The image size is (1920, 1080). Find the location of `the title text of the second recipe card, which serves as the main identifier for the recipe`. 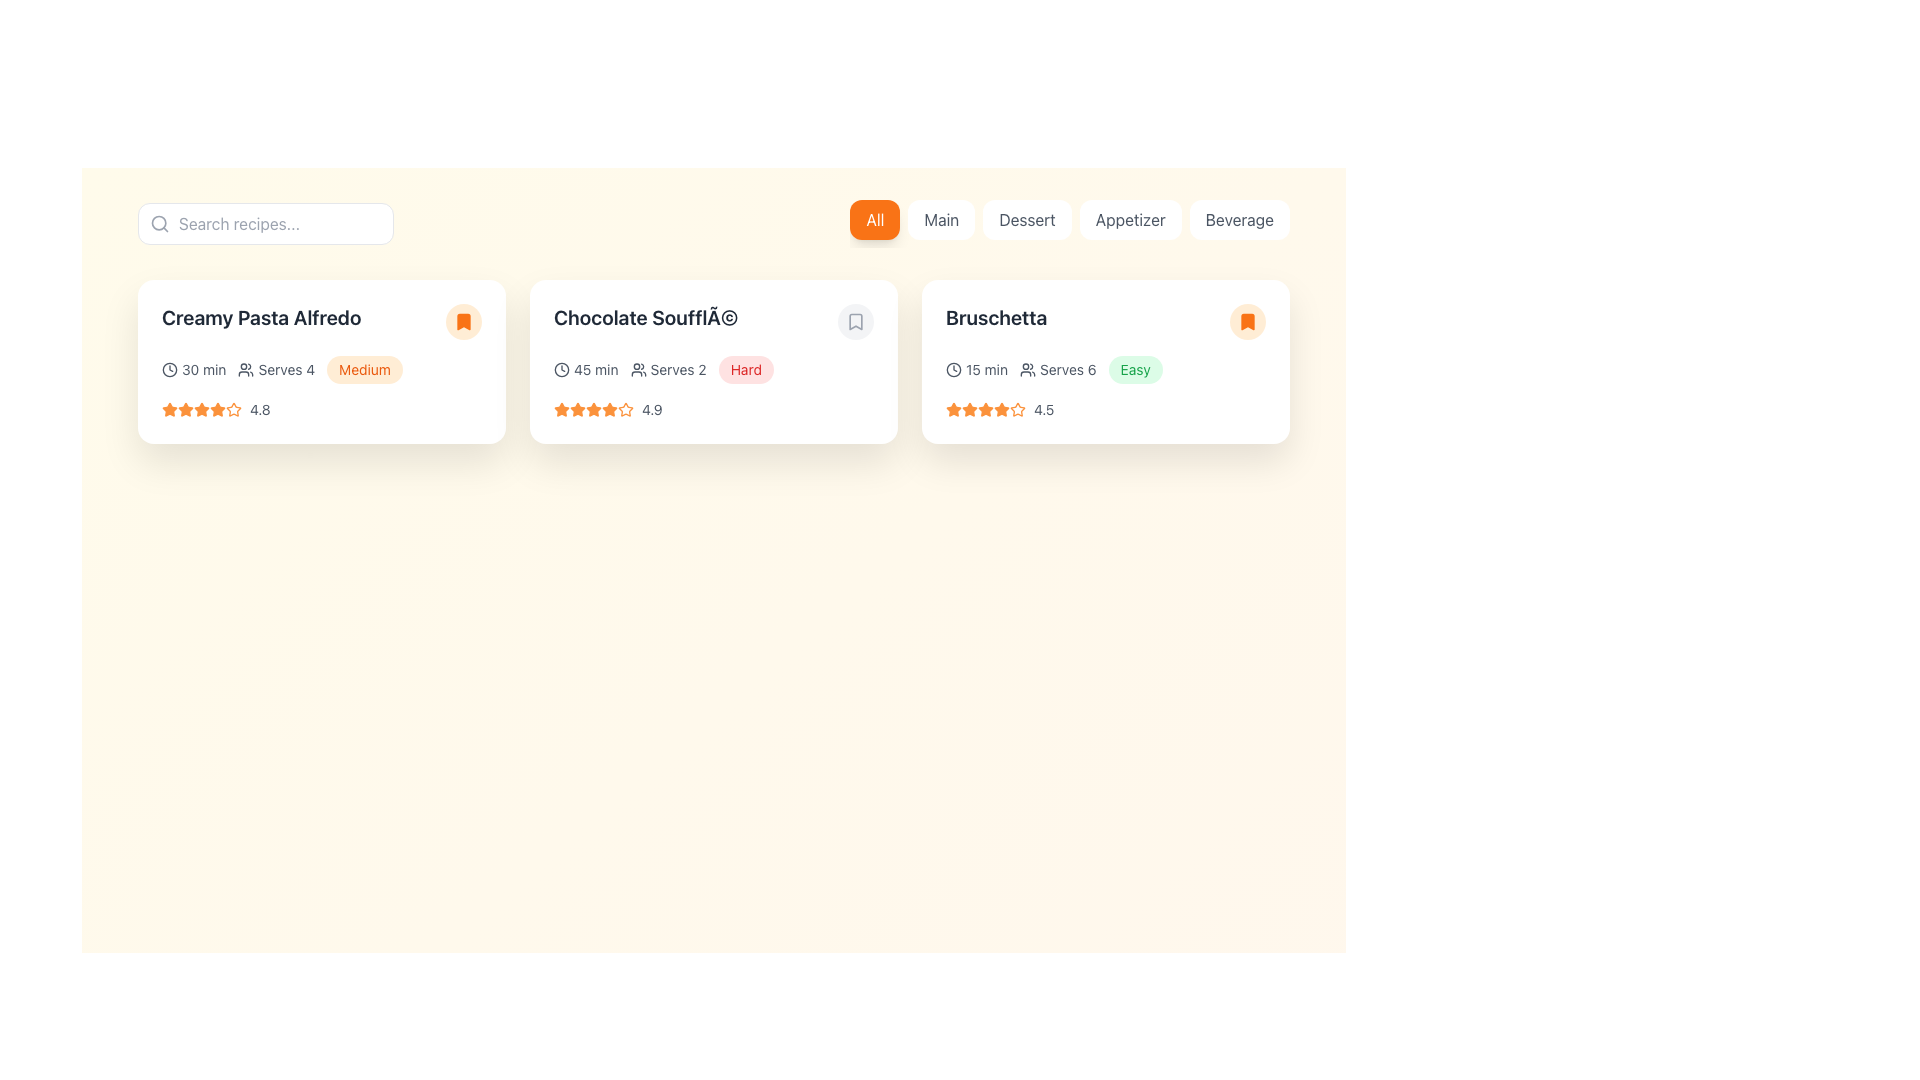

the title text of the second recipe card, which serves as the main identifier for the recipe is located at coordinates (714, 320).